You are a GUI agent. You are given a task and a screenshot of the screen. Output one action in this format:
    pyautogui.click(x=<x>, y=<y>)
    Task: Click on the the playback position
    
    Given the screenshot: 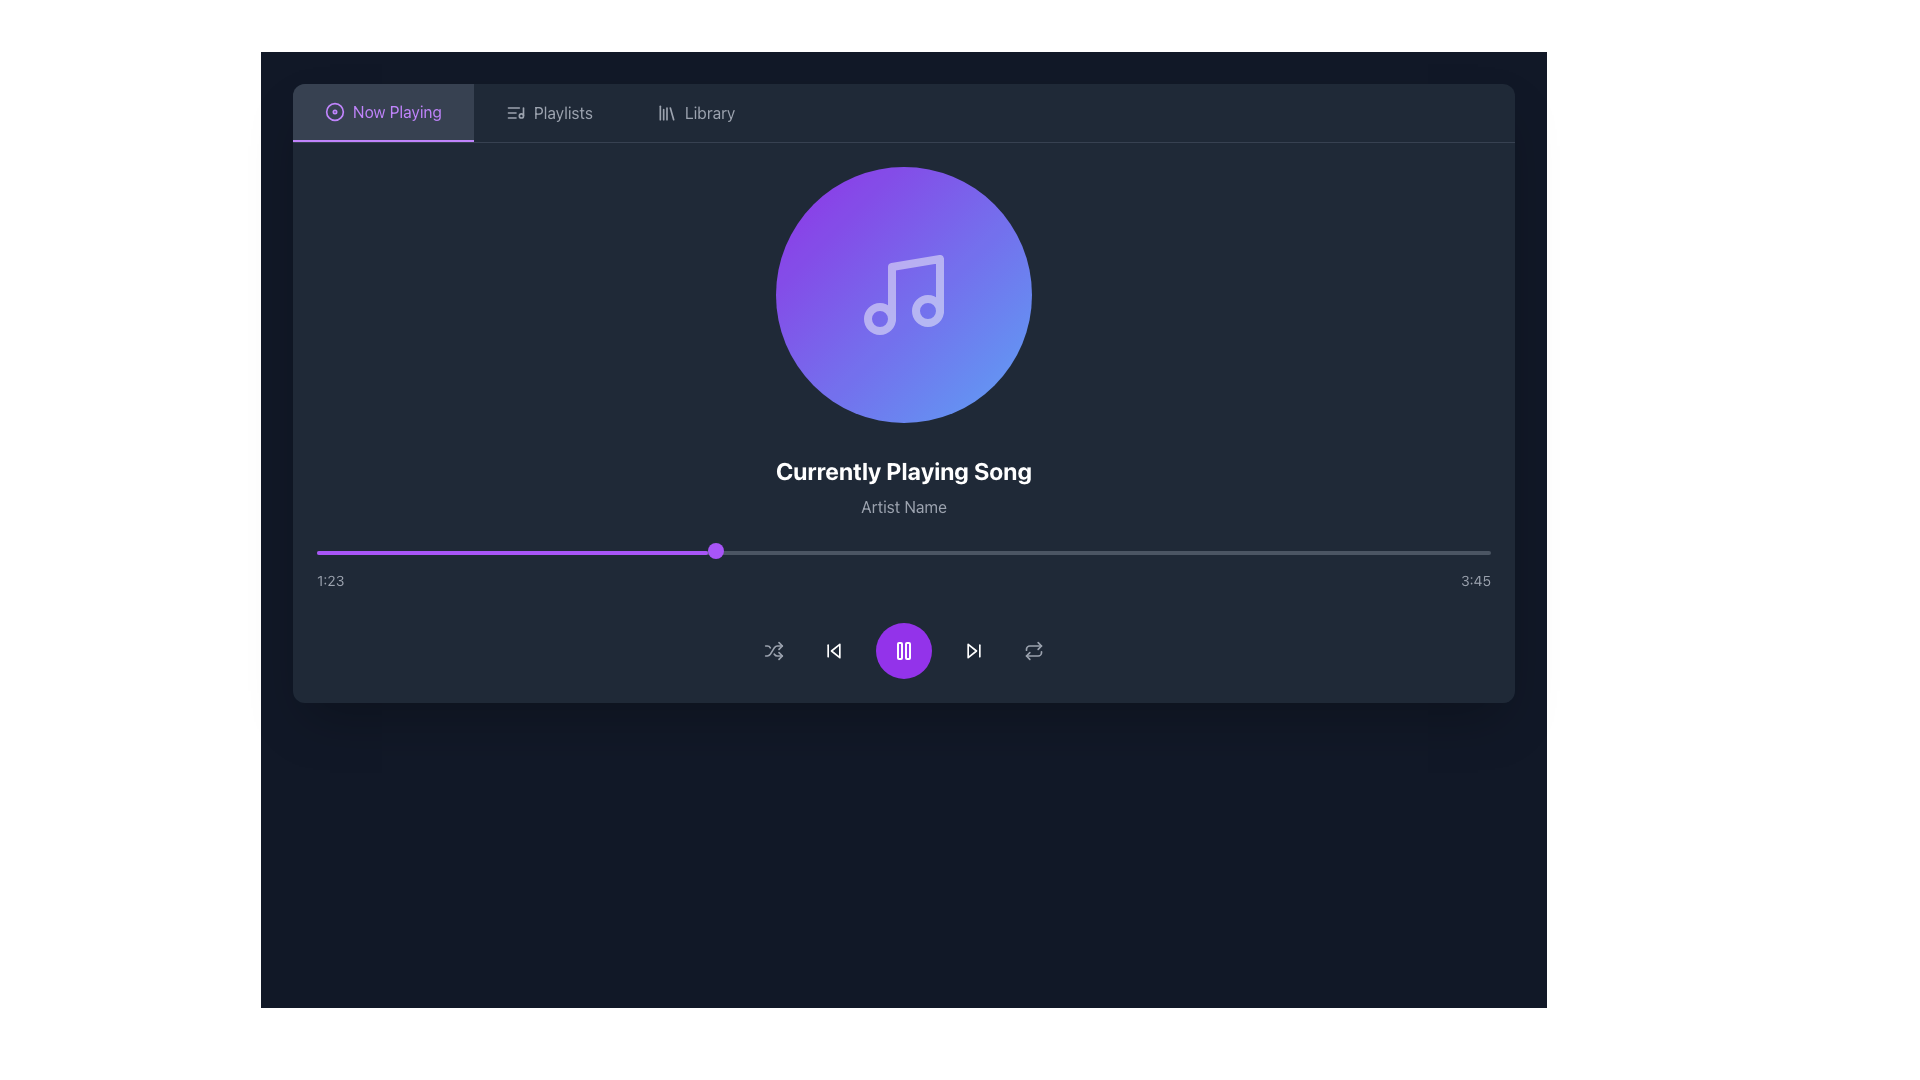 What is the action you would take?
    pyautogui.click(x=1431, y=552)
    